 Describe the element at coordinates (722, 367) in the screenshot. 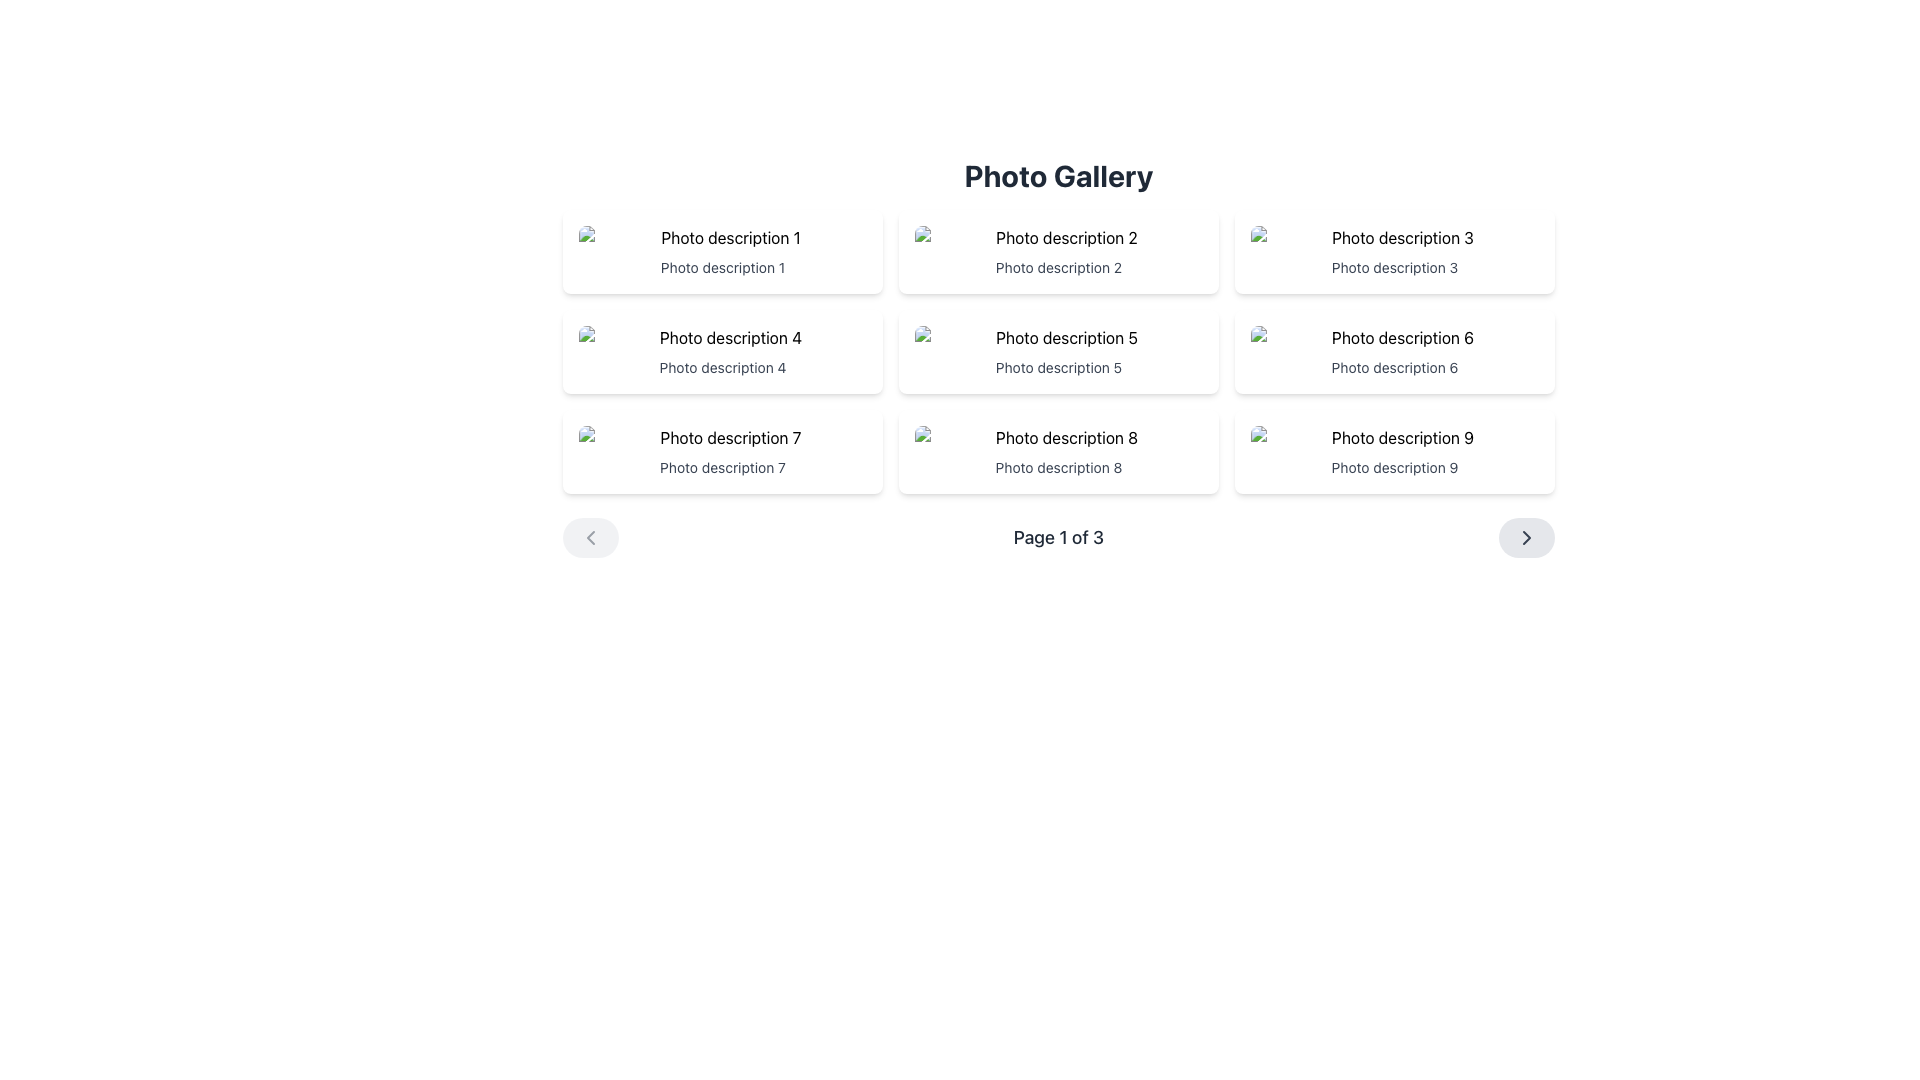

I see `the Label element located in the second row and second column of the grid, which provides a description related to the image displayed above it in the card layout` at that location.